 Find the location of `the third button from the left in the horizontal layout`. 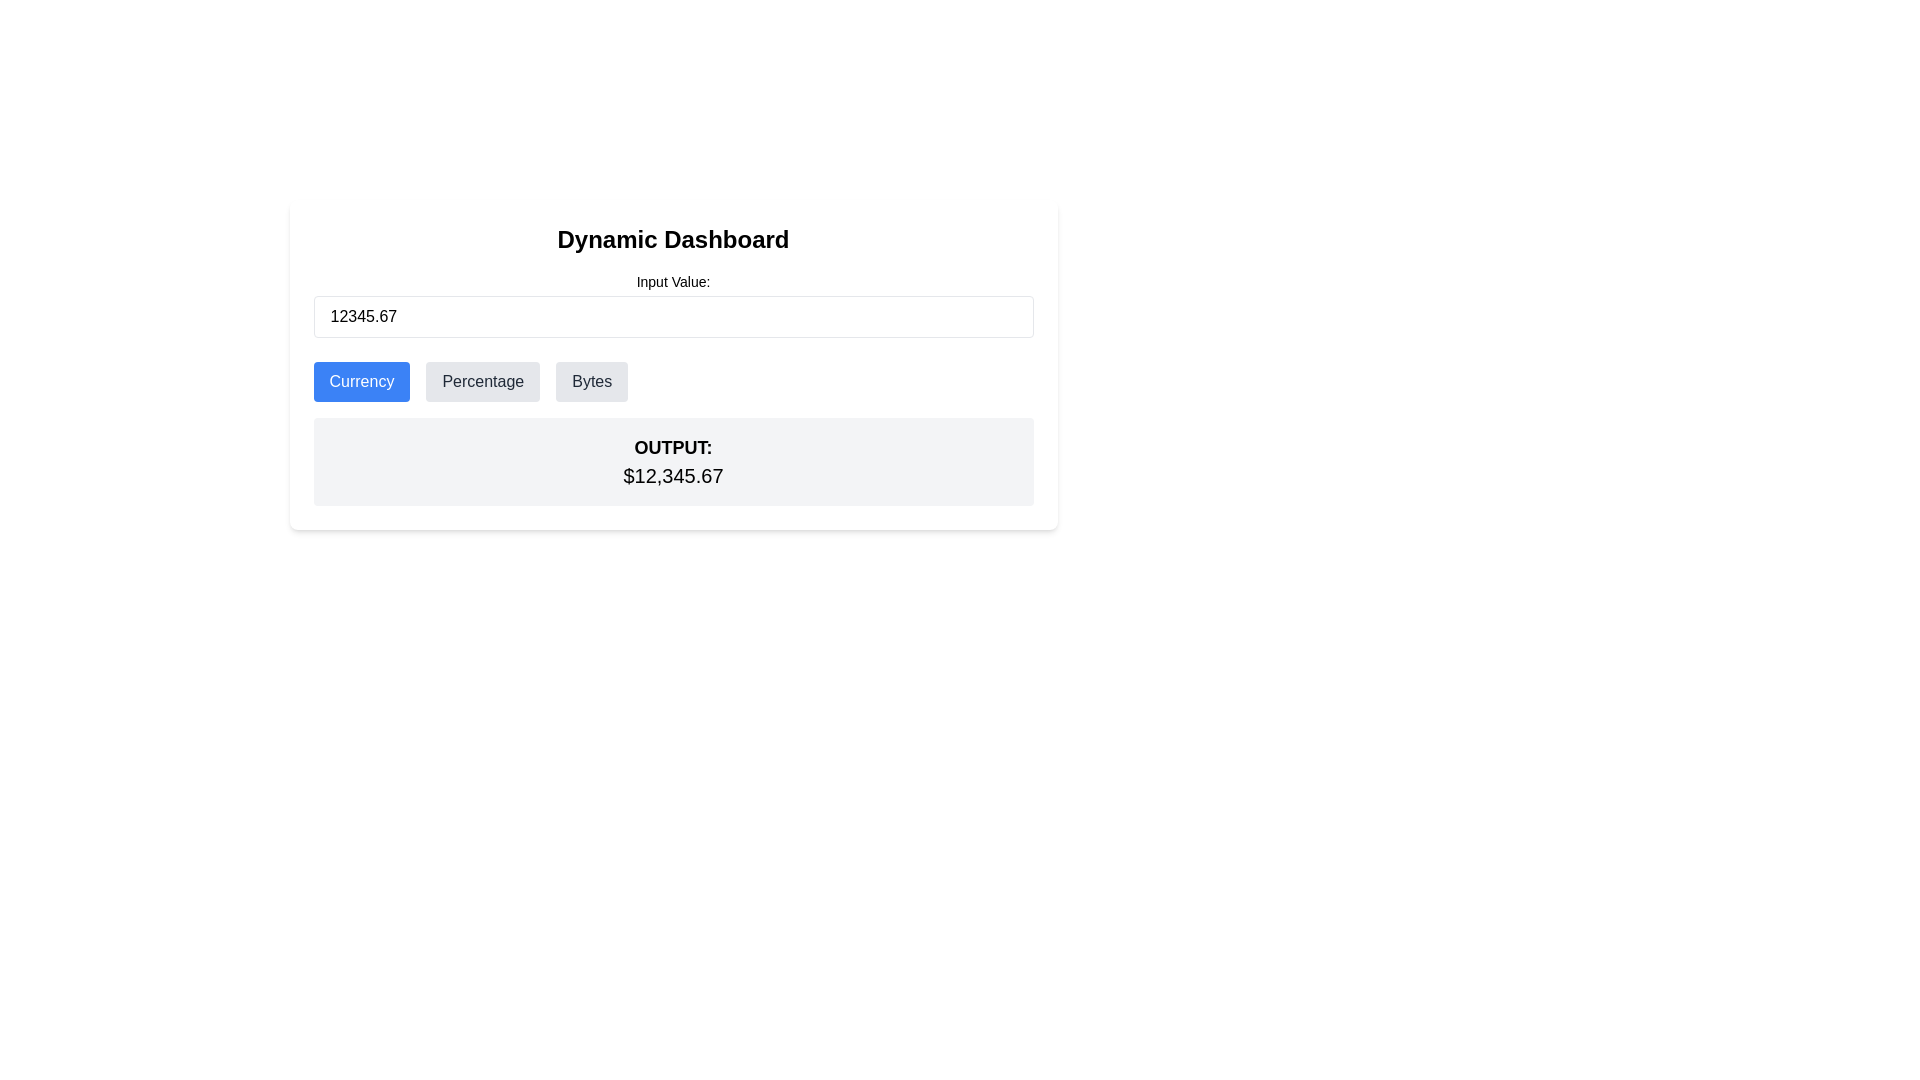

the third button from the left in the horizontal layout is located at coordinates (590, 381).